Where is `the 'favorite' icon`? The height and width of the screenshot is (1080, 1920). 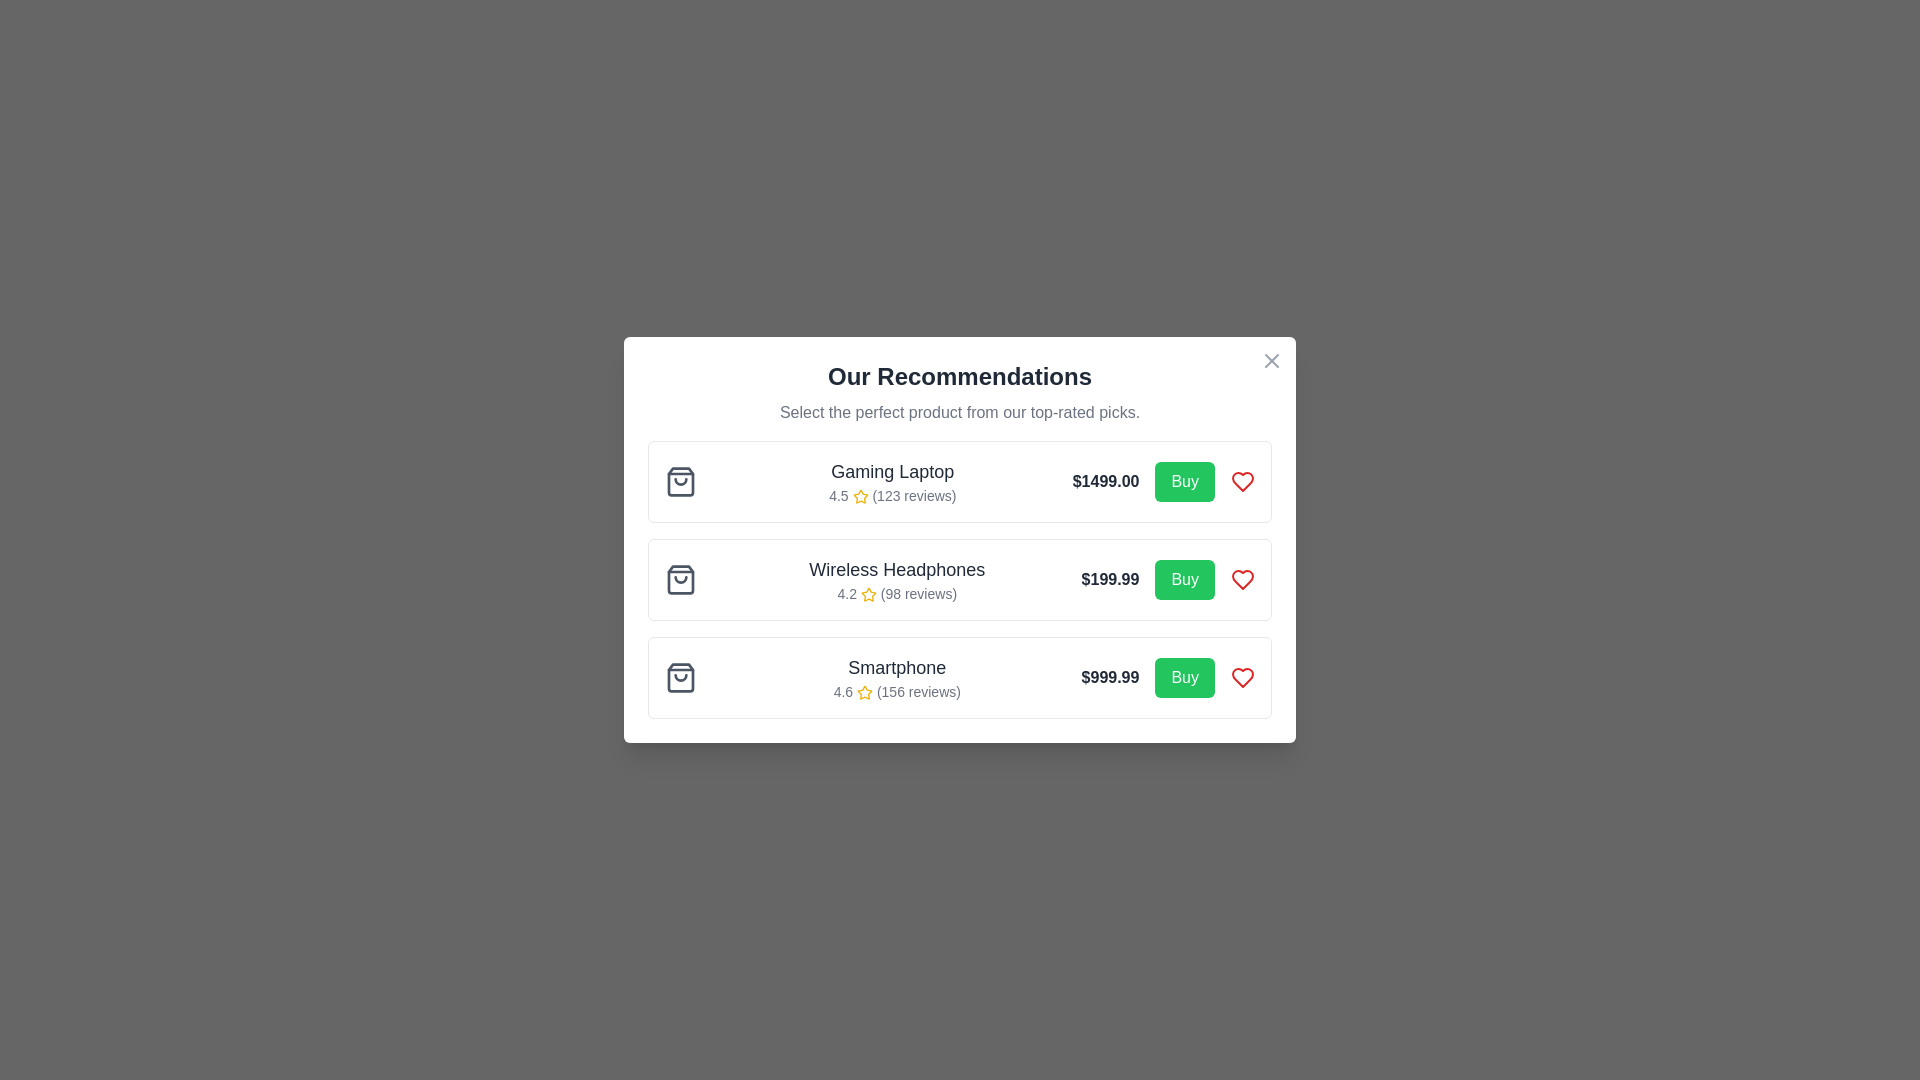
the 'favorite' icon is located at coordinates (1242, 579).